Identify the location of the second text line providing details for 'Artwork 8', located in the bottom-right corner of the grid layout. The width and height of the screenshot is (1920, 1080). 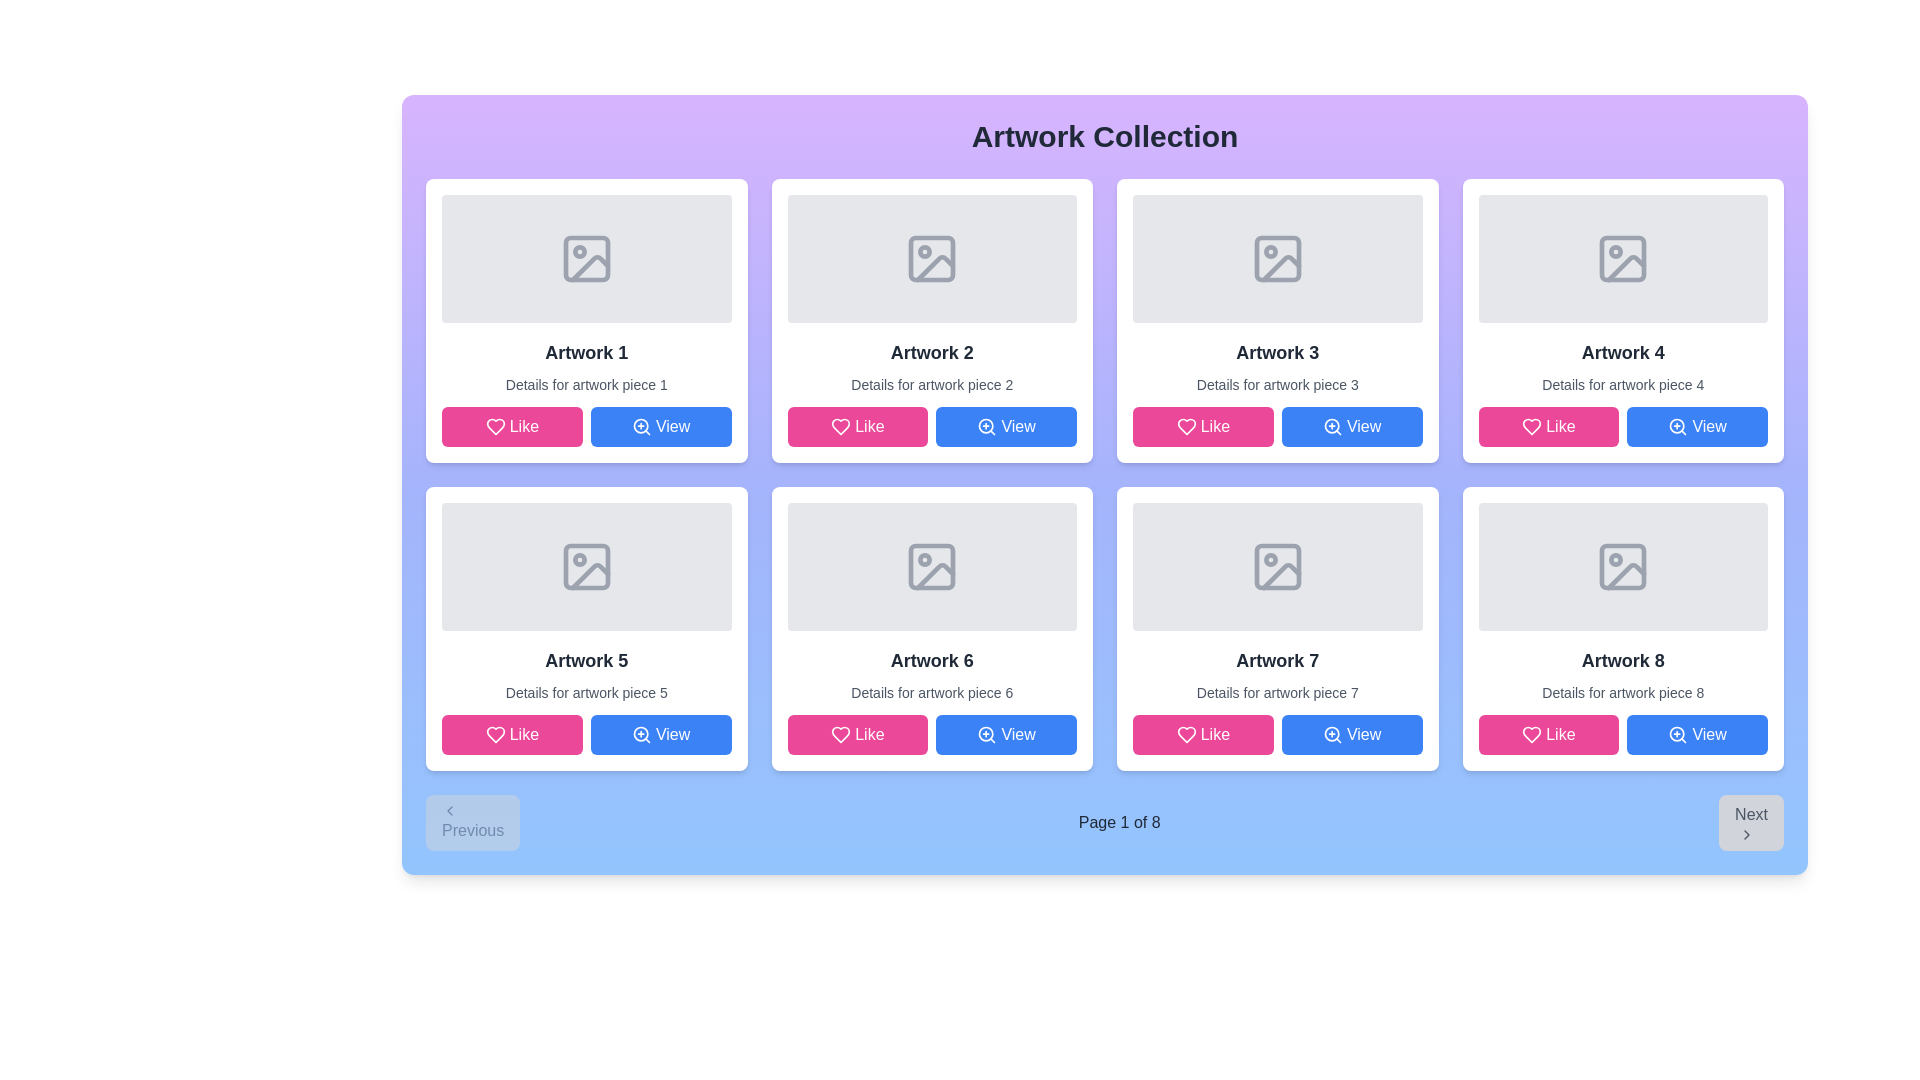
(1623, 692).